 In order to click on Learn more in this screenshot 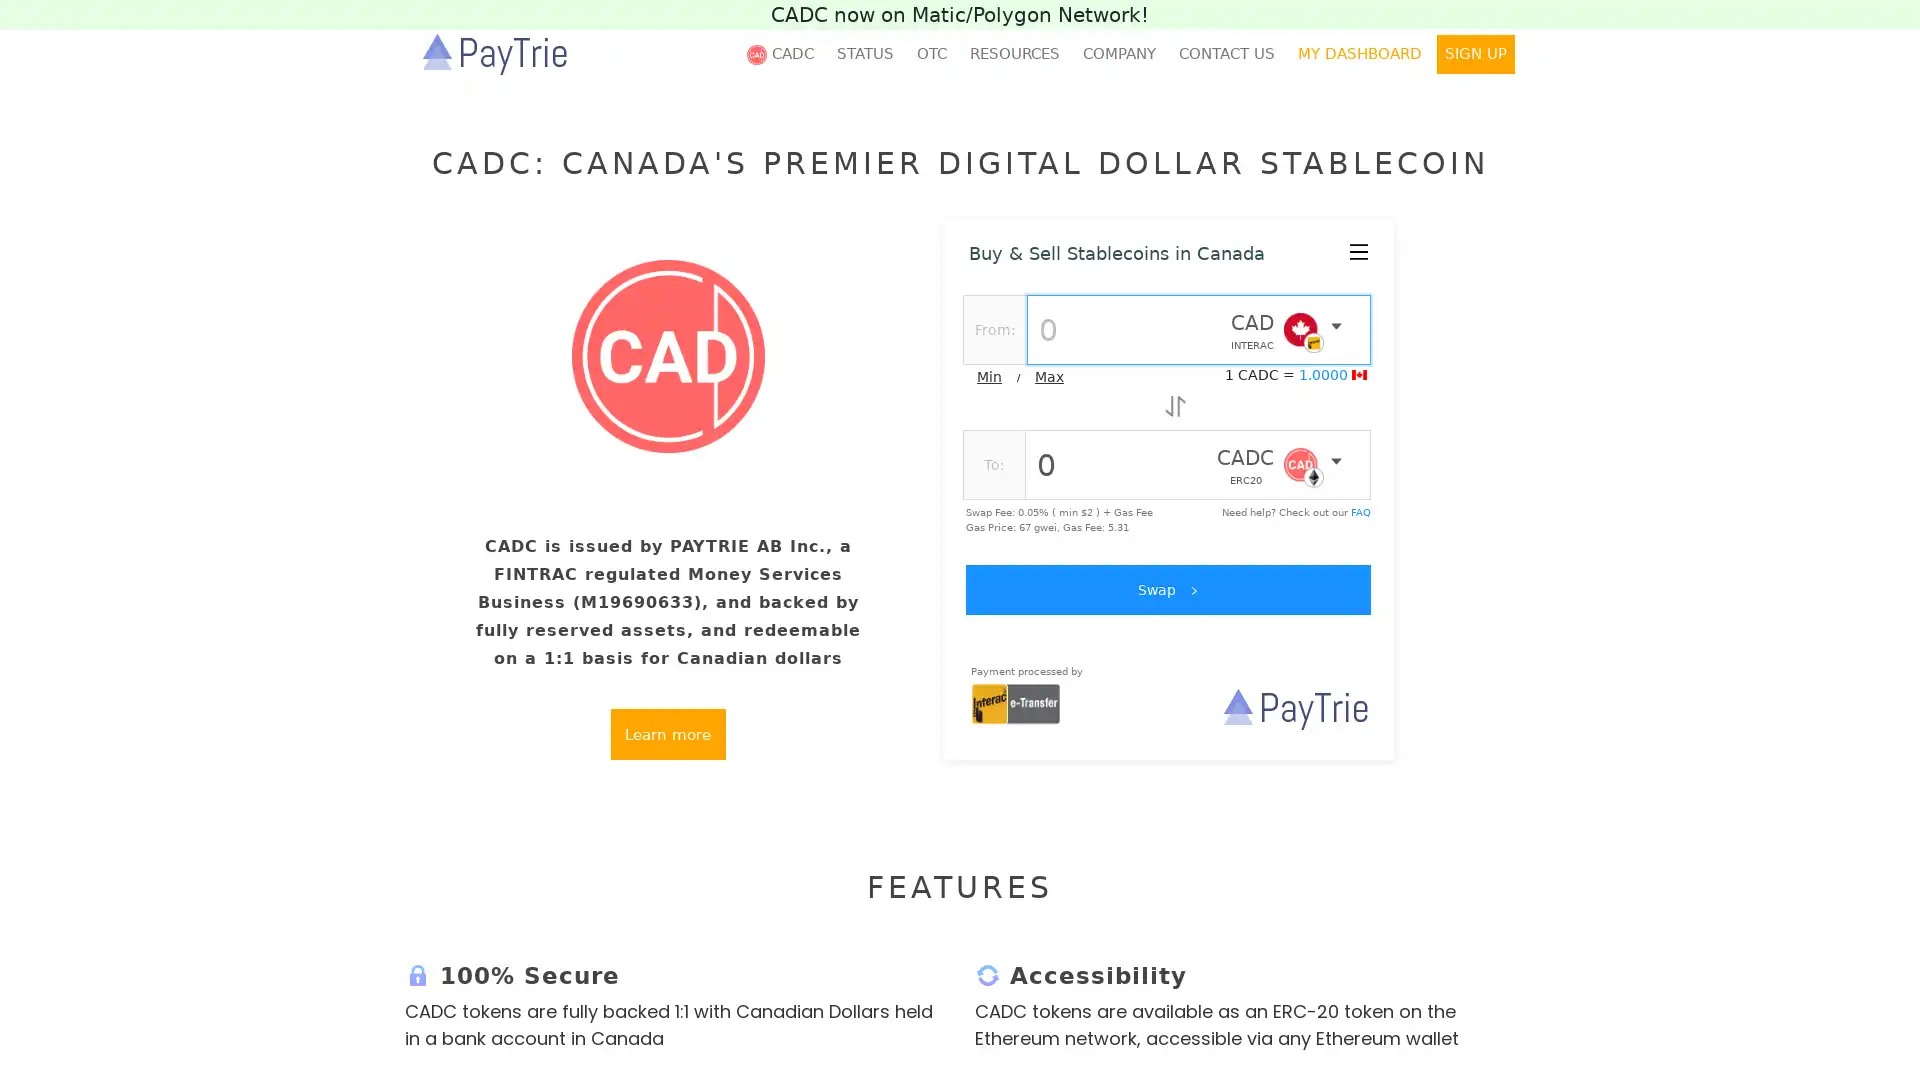, I will do `click(667, 734)`.